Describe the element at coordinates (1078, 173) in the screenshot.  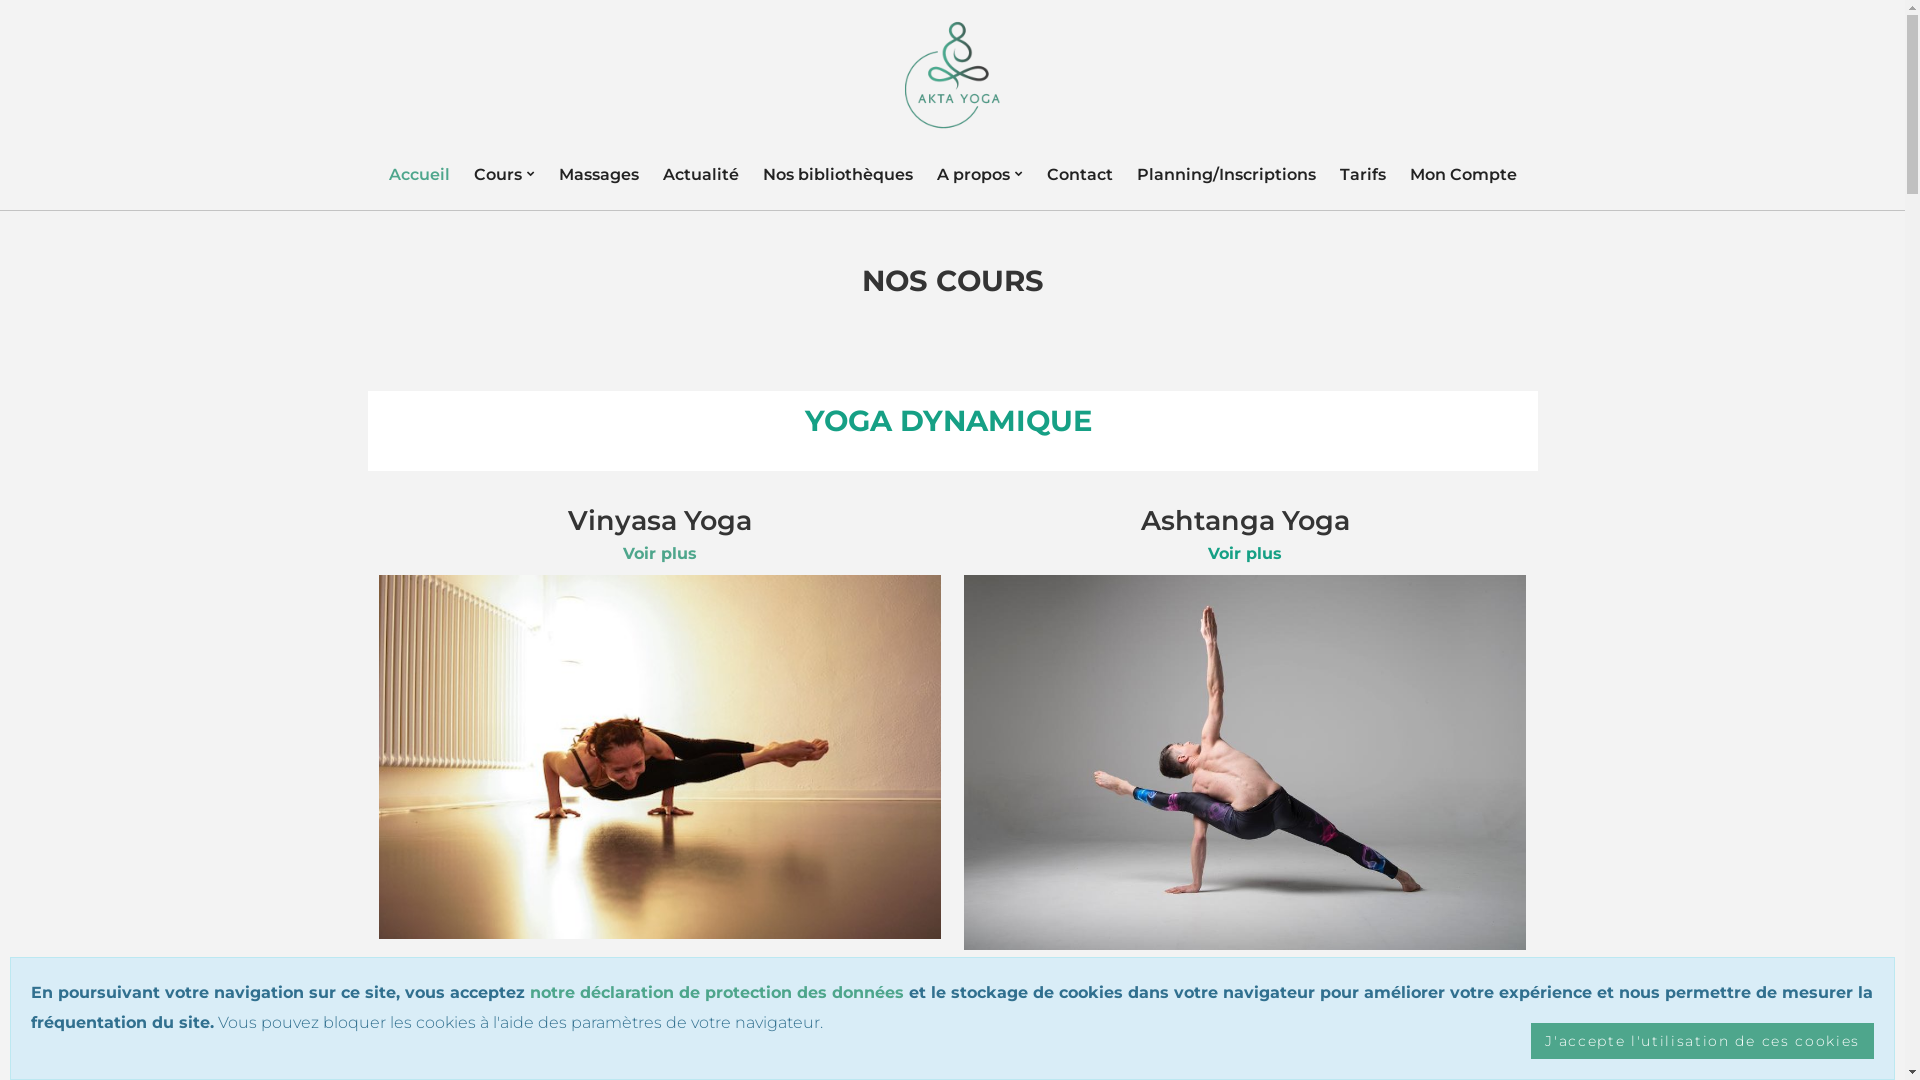
I see `'Contact'` at that location.